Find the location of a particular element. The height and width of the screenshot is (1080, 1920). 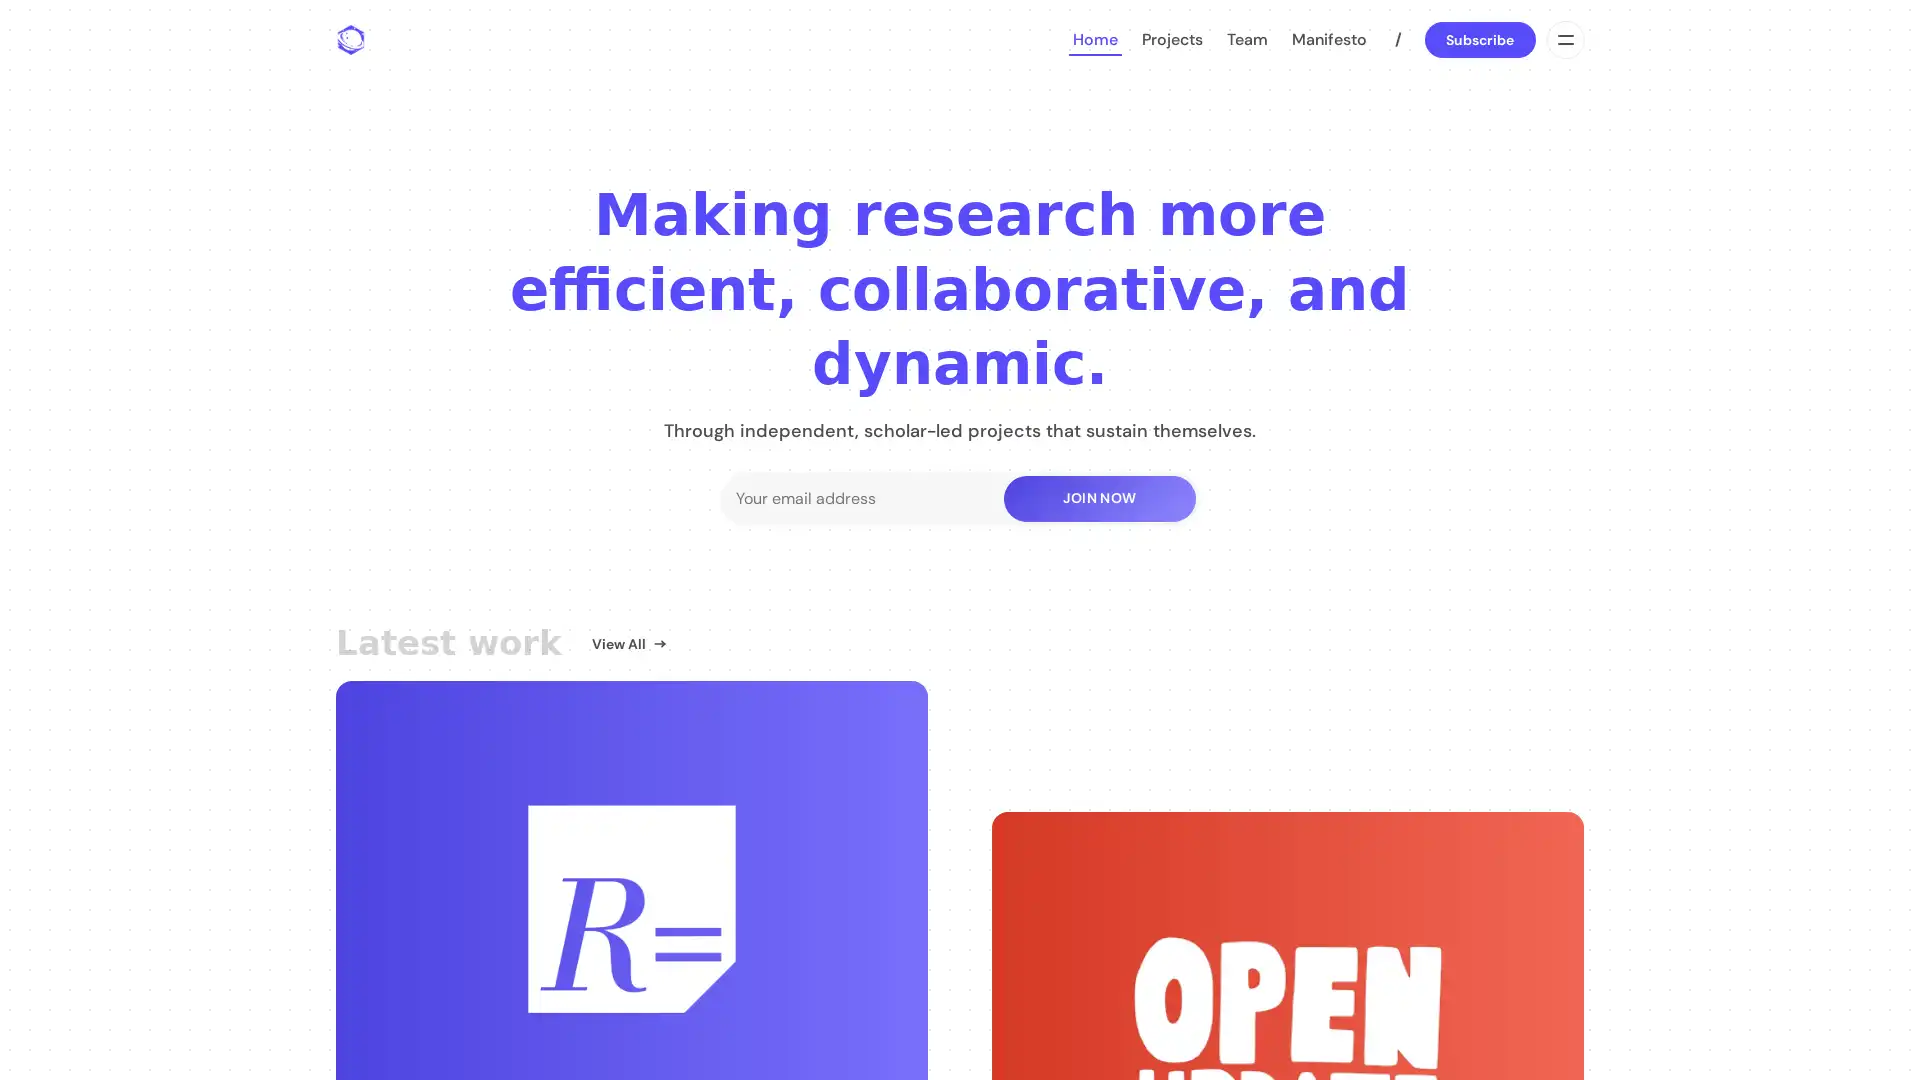

JOIN NOW is located at coordinates (1098, 496).